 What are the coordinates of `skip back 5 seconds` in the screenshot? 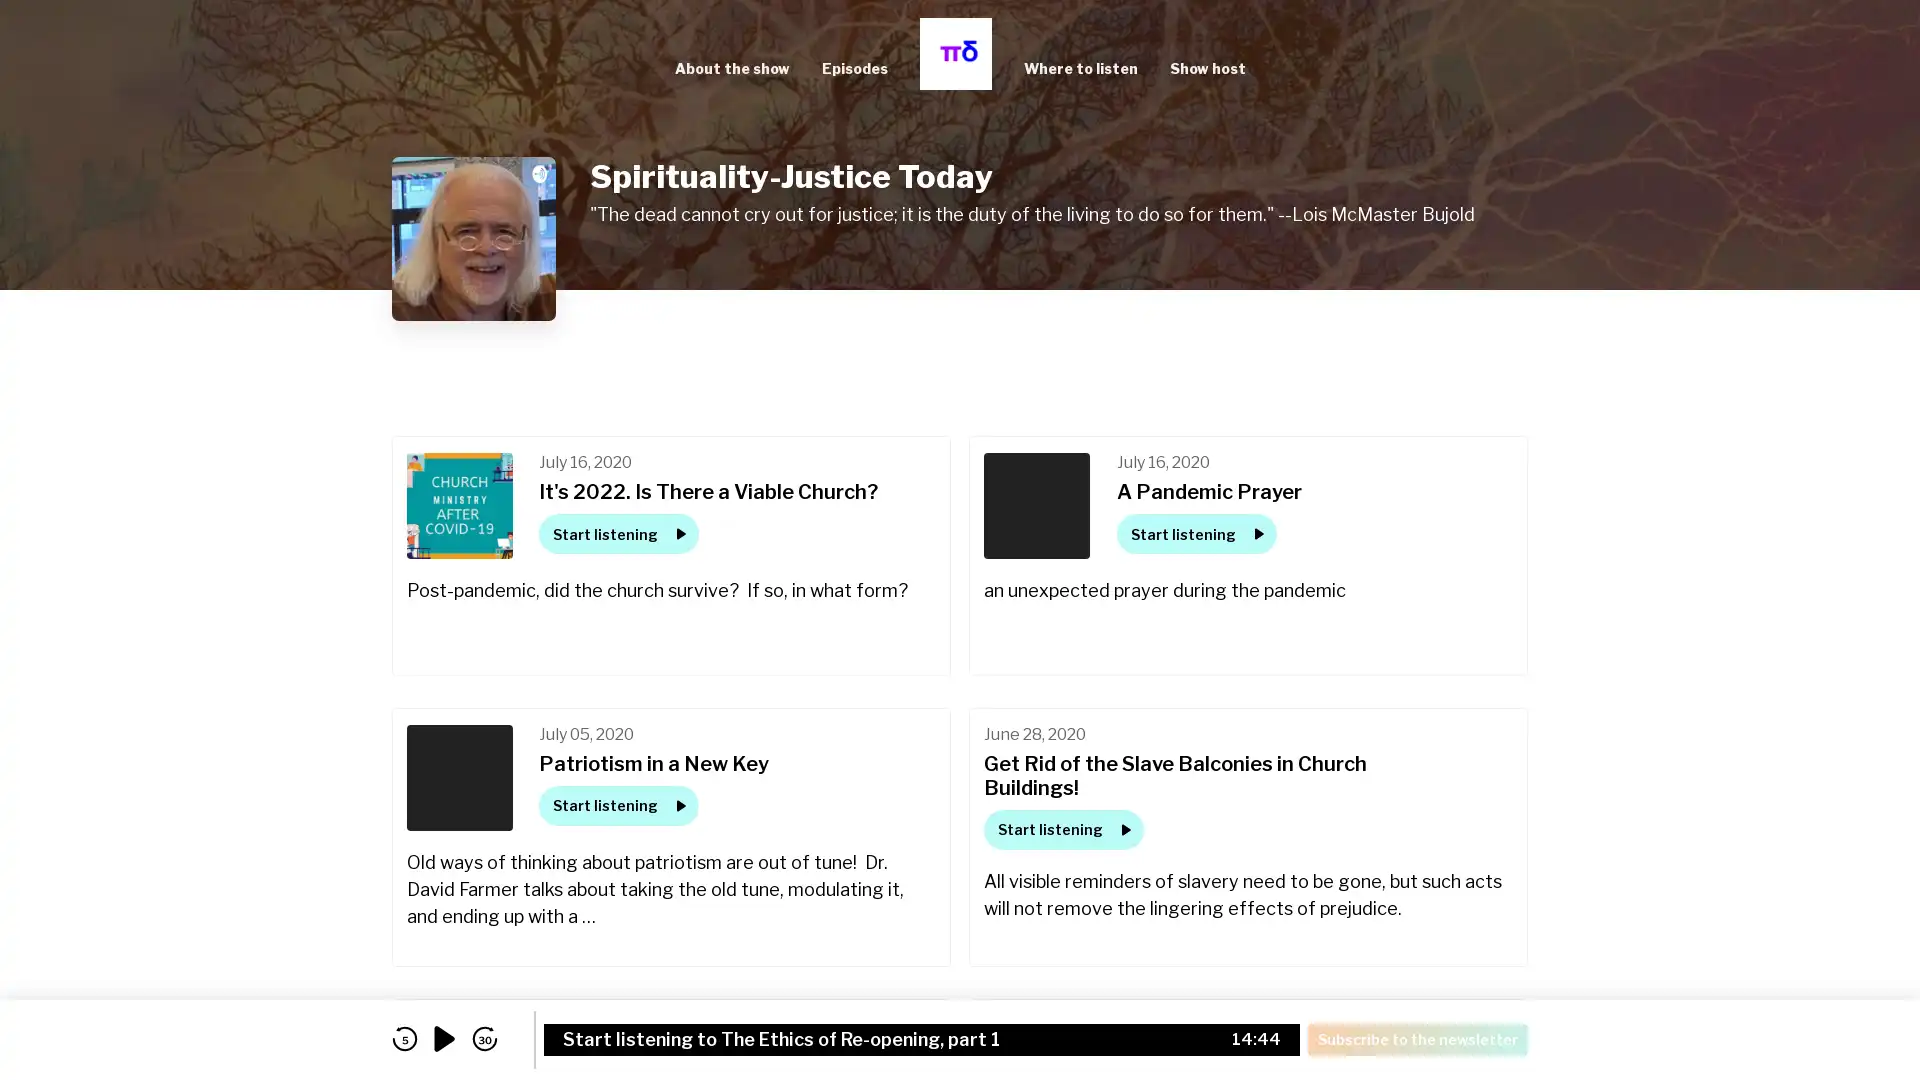 It's located at (403, 1038).